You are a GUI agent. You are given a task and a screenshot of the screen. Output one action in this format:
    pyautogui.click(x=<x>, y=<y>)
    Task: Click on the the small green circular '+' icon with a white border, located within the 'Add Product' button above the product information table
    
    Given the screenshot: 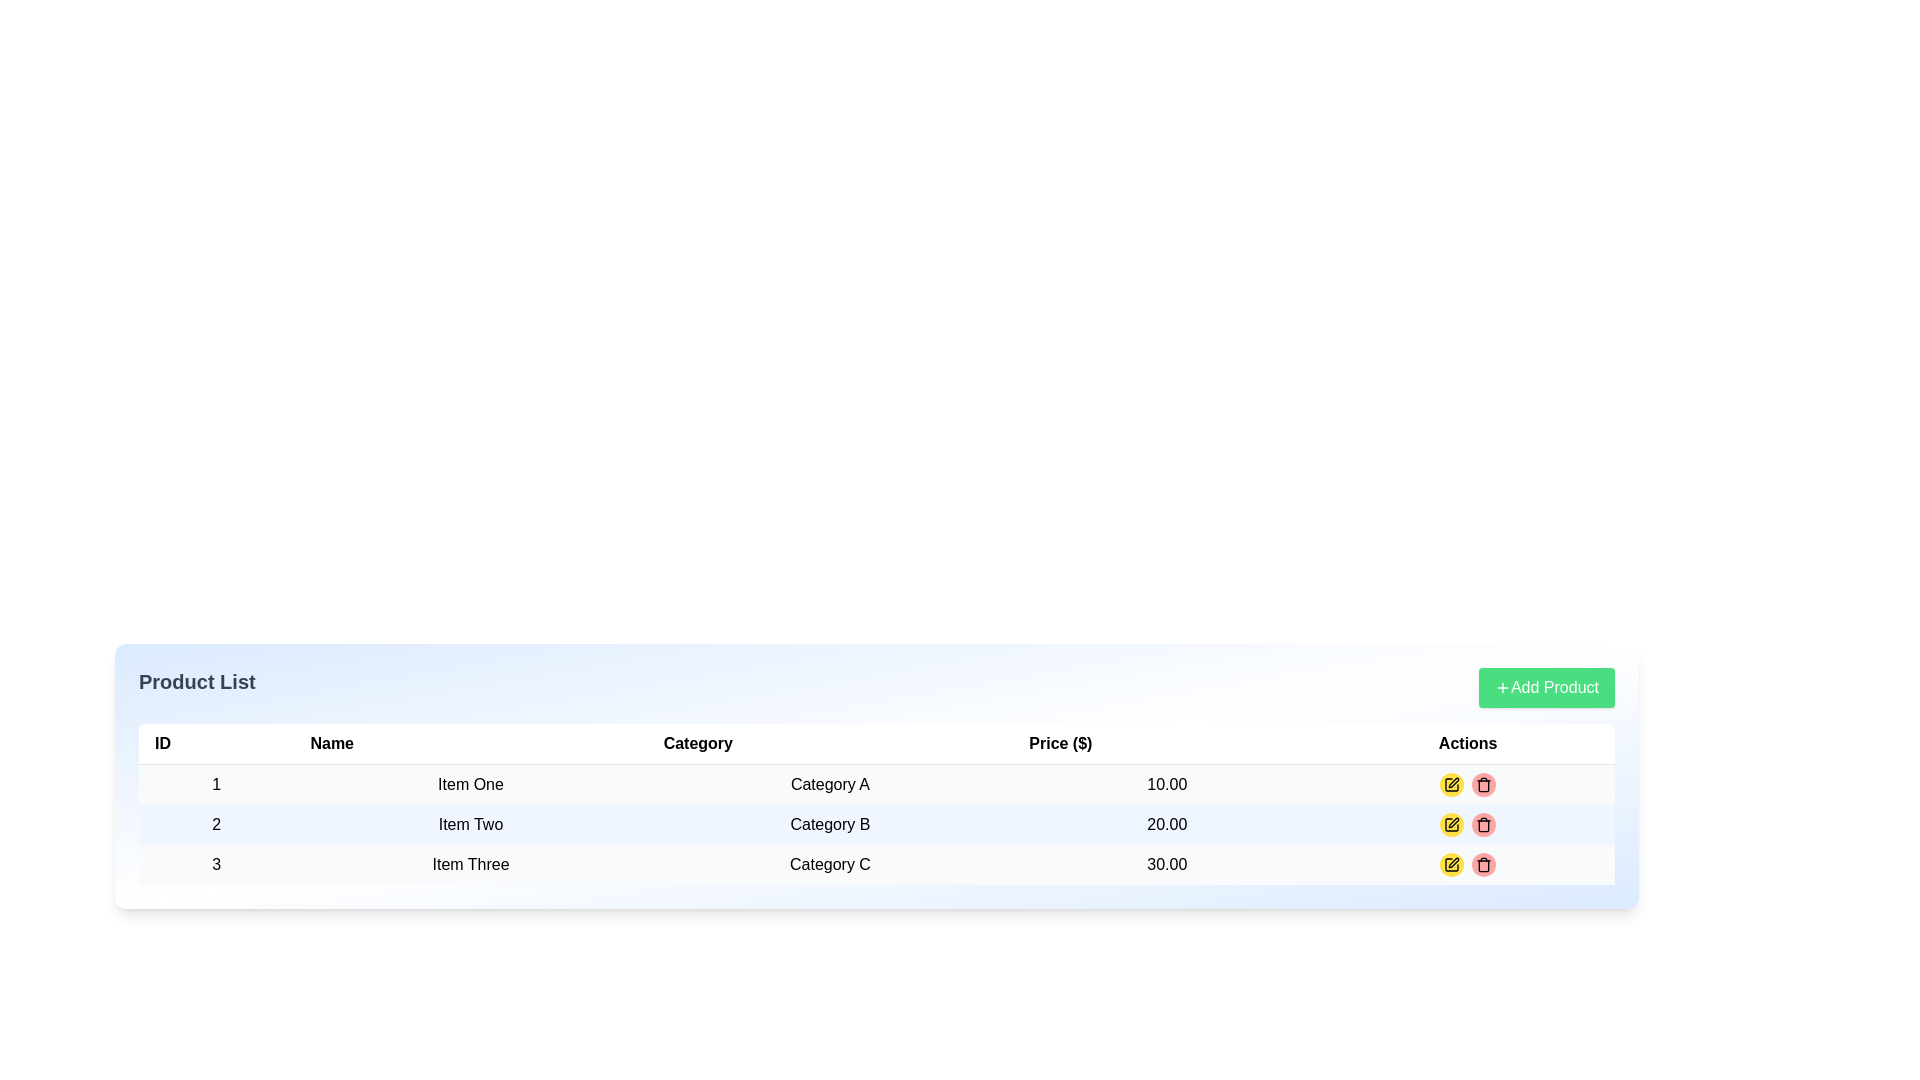 What is the action you would take?
    pyautogui.click(x=1502, y=686)
    